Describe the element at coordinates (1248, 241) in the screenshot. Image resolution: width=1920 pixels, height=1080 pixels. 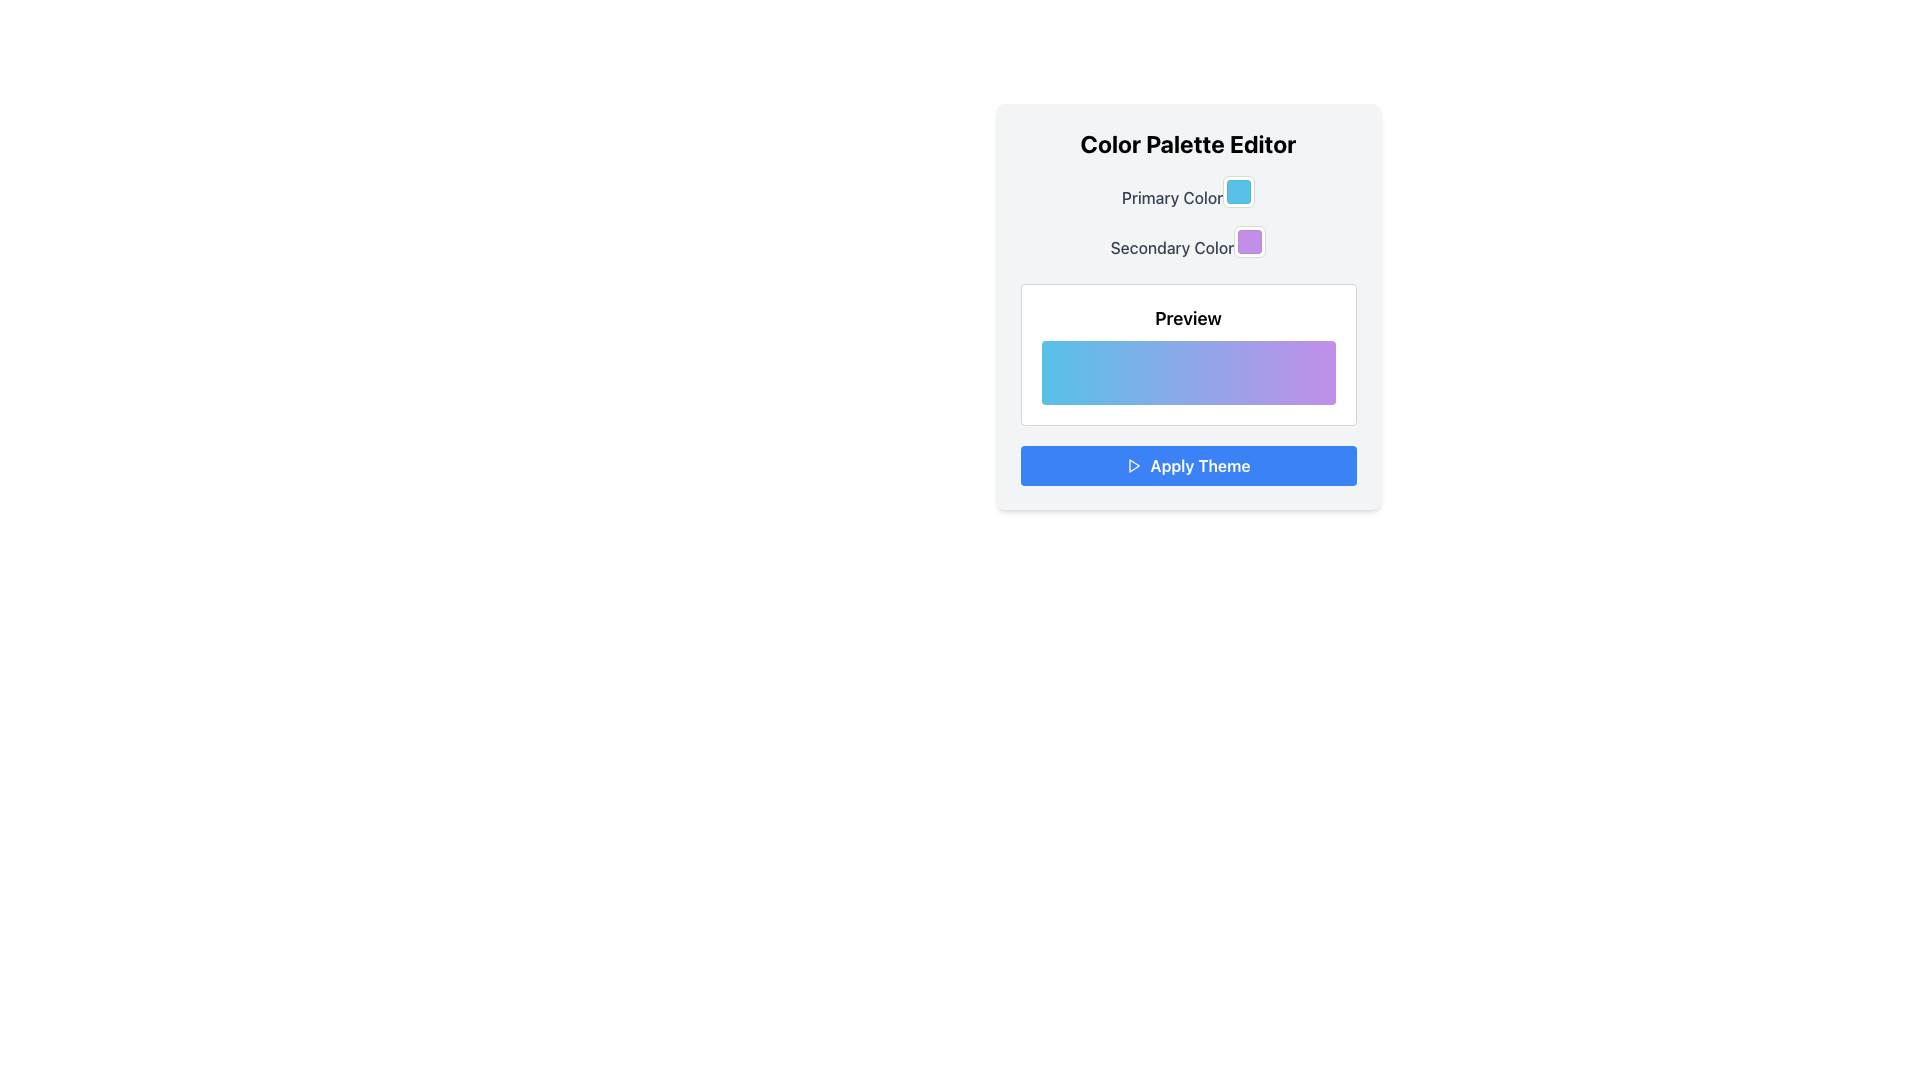
I see `the small square color block with a solid purple background located in the 'Secondary Color' section of the Color Palette Editor` at that location.